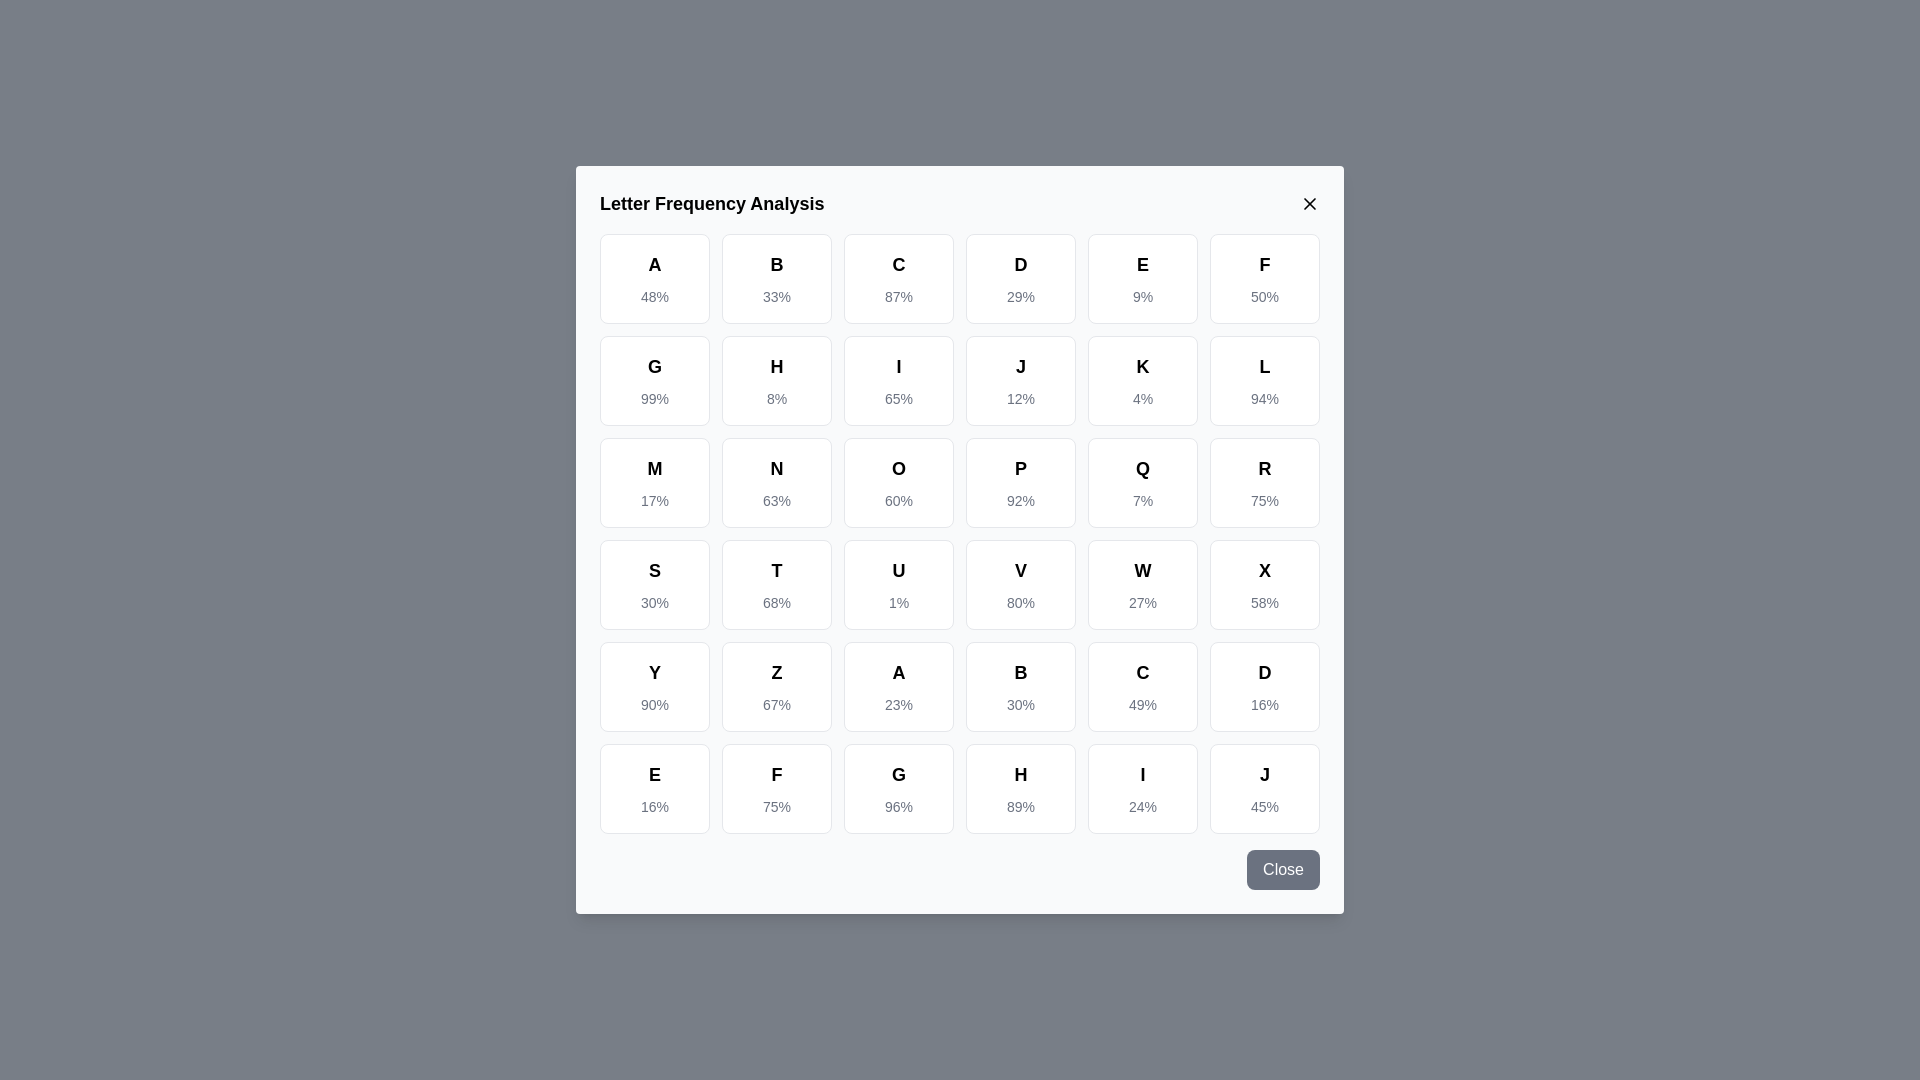  I want to click on the letter cell corresponding to J, so click(1021, 381).